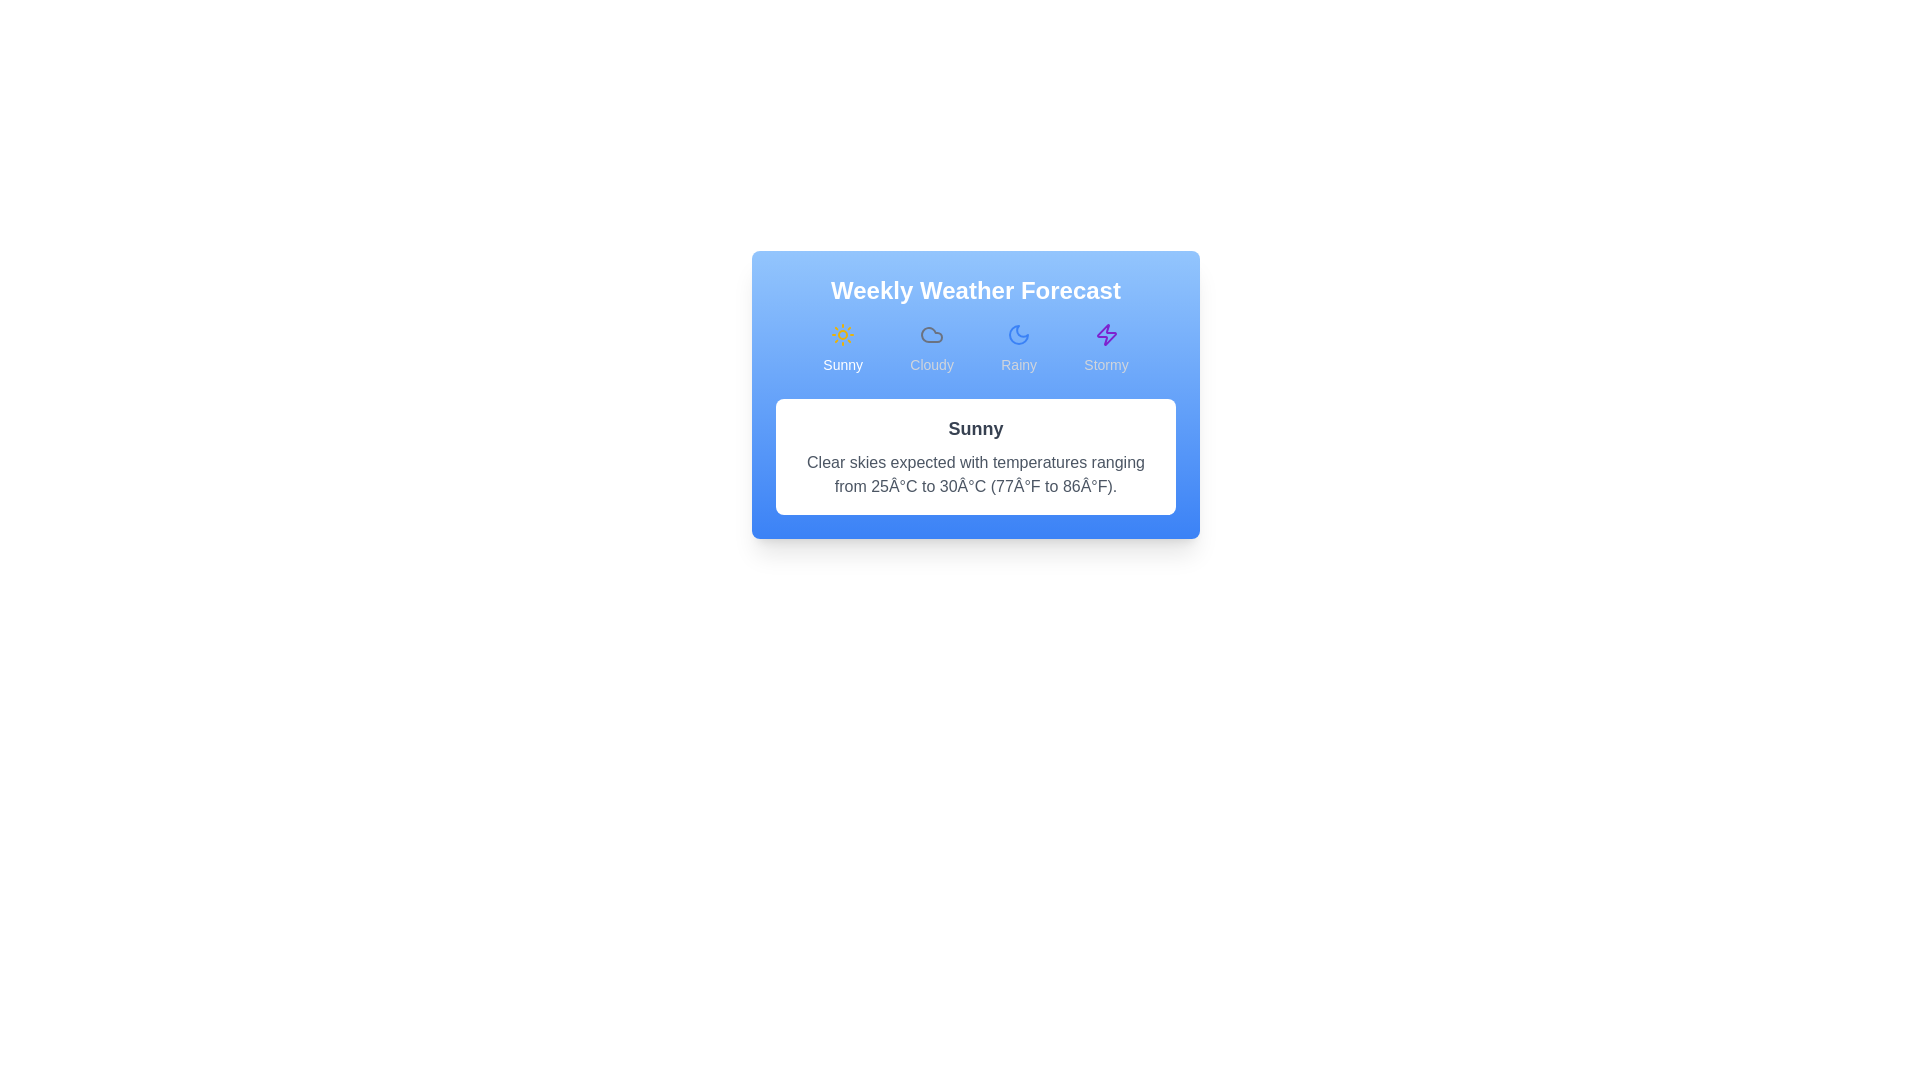 The image size is (1920, 1080). What do you see at coordinates (930, 347) in the screenshot?
I see `the weather tab labeled Cloudy to view its details` at bounding box center [930, 347].